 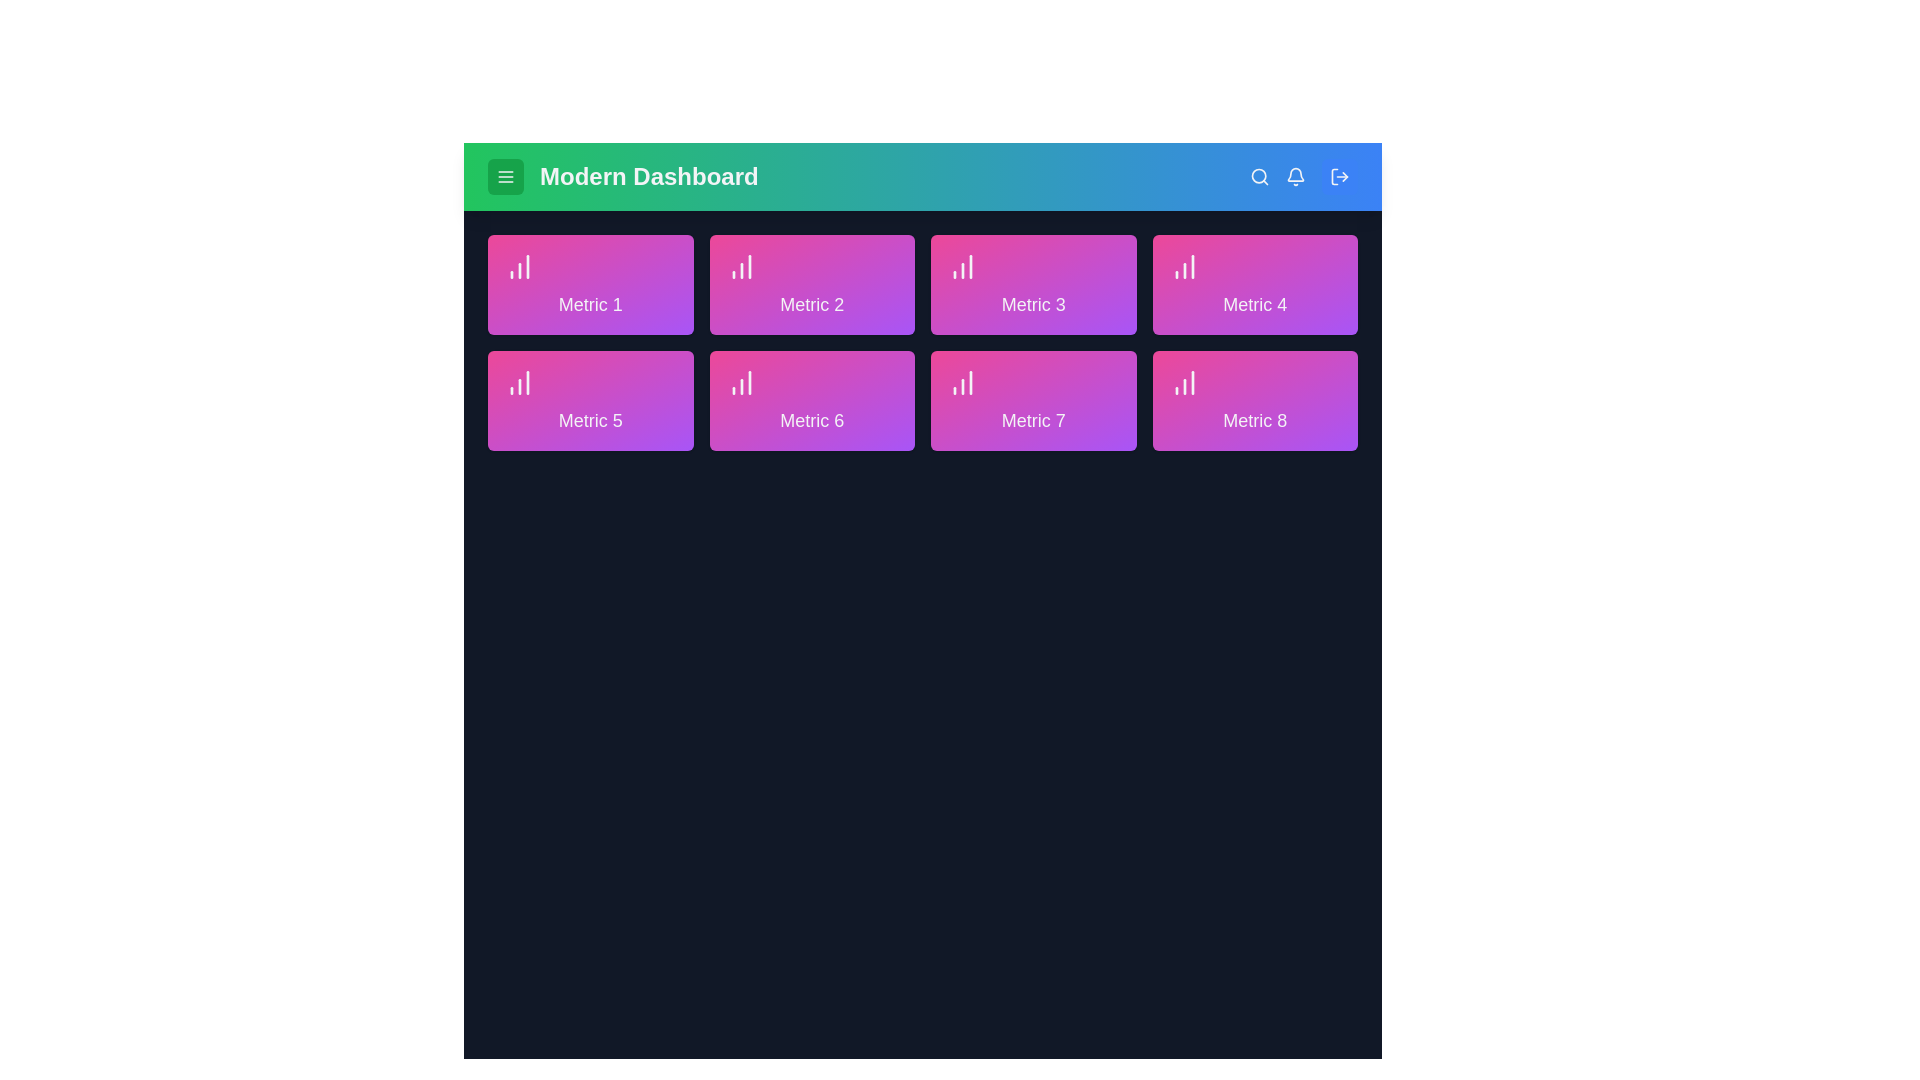 I want to click on the menu button located at the top-left corner of the AdvancedAppBar component, so click(x=505, y=176).